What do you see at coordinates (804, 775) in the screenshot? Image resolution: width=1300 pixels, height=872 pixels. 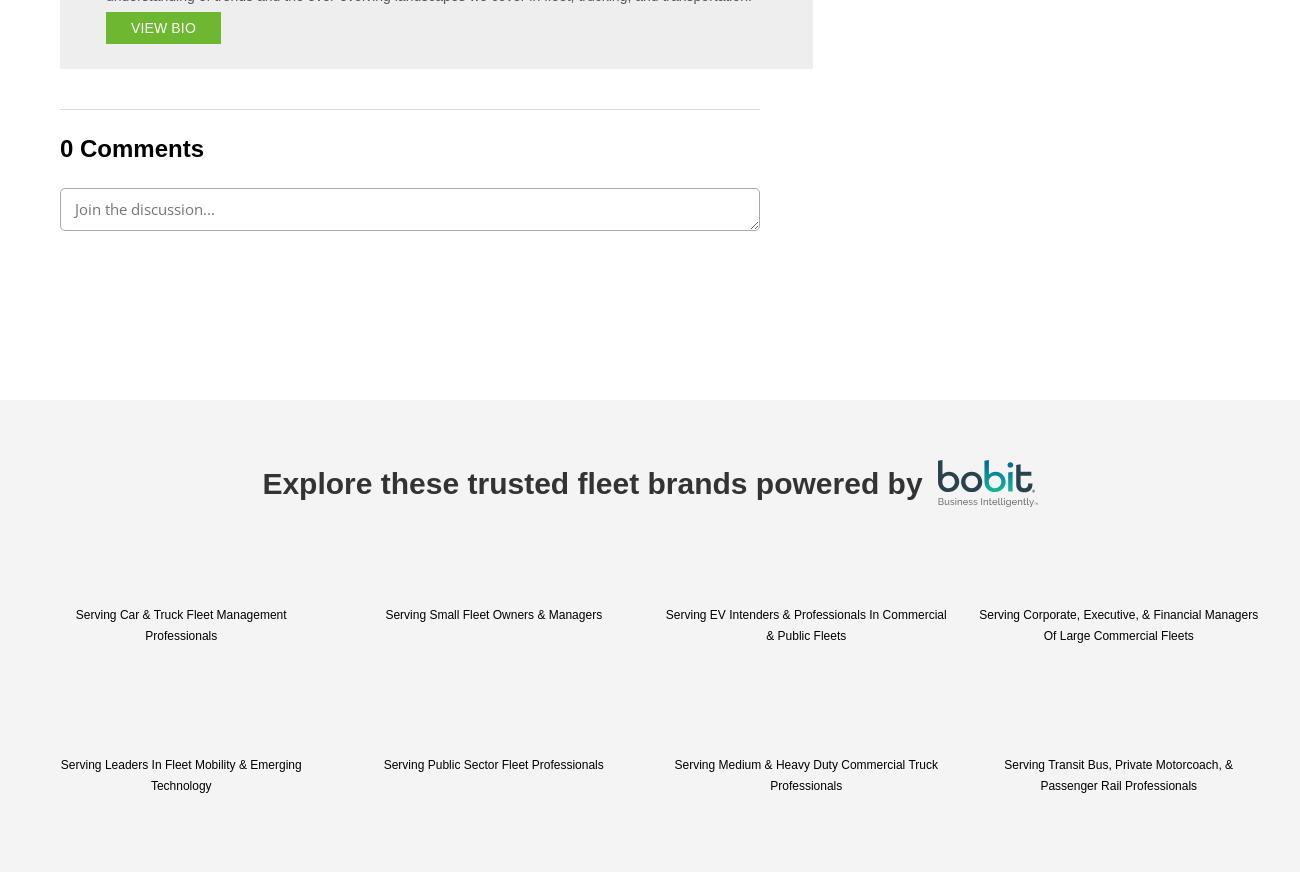 I see `'Serving Medium & Heavy Duty Commercial Truck Professionals'` at bounding box center [804, 775].